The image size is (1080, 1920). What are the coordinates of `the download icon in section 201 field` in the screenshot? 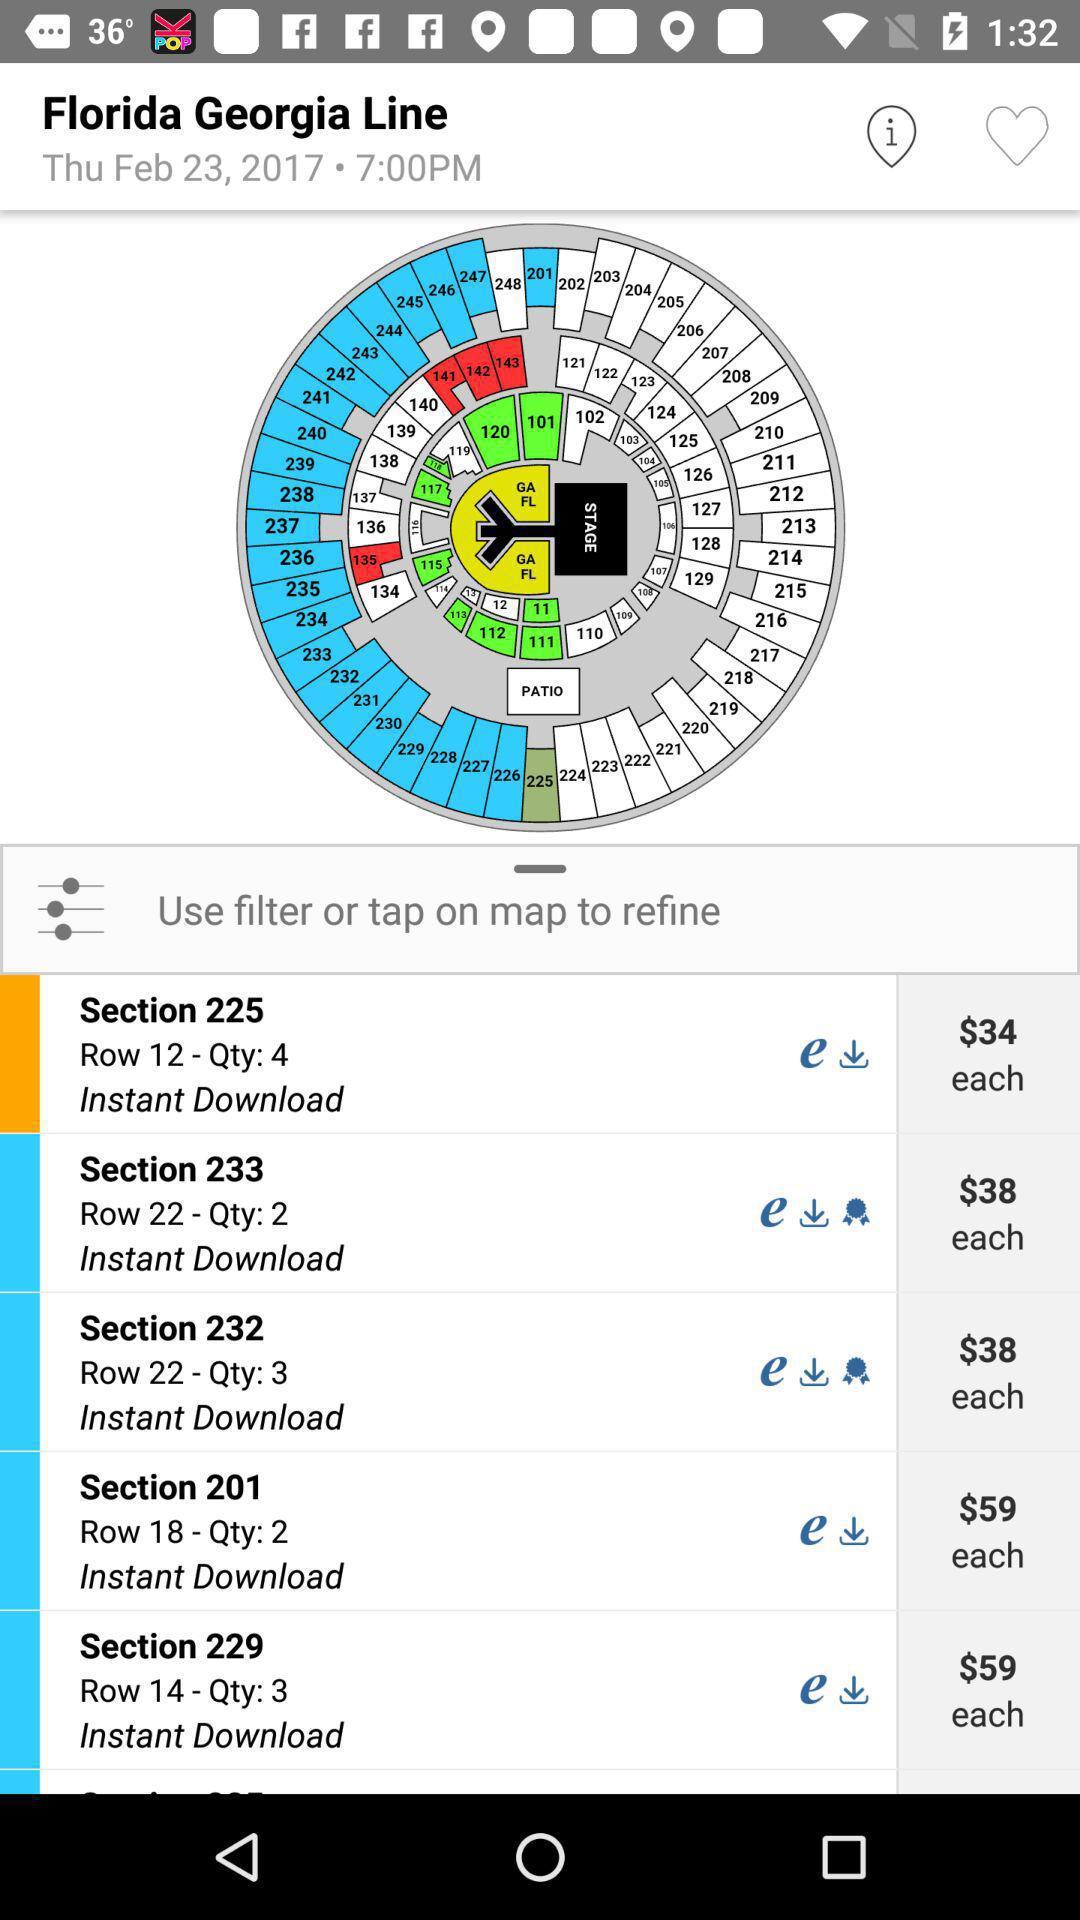 It's located at (853, 1529).